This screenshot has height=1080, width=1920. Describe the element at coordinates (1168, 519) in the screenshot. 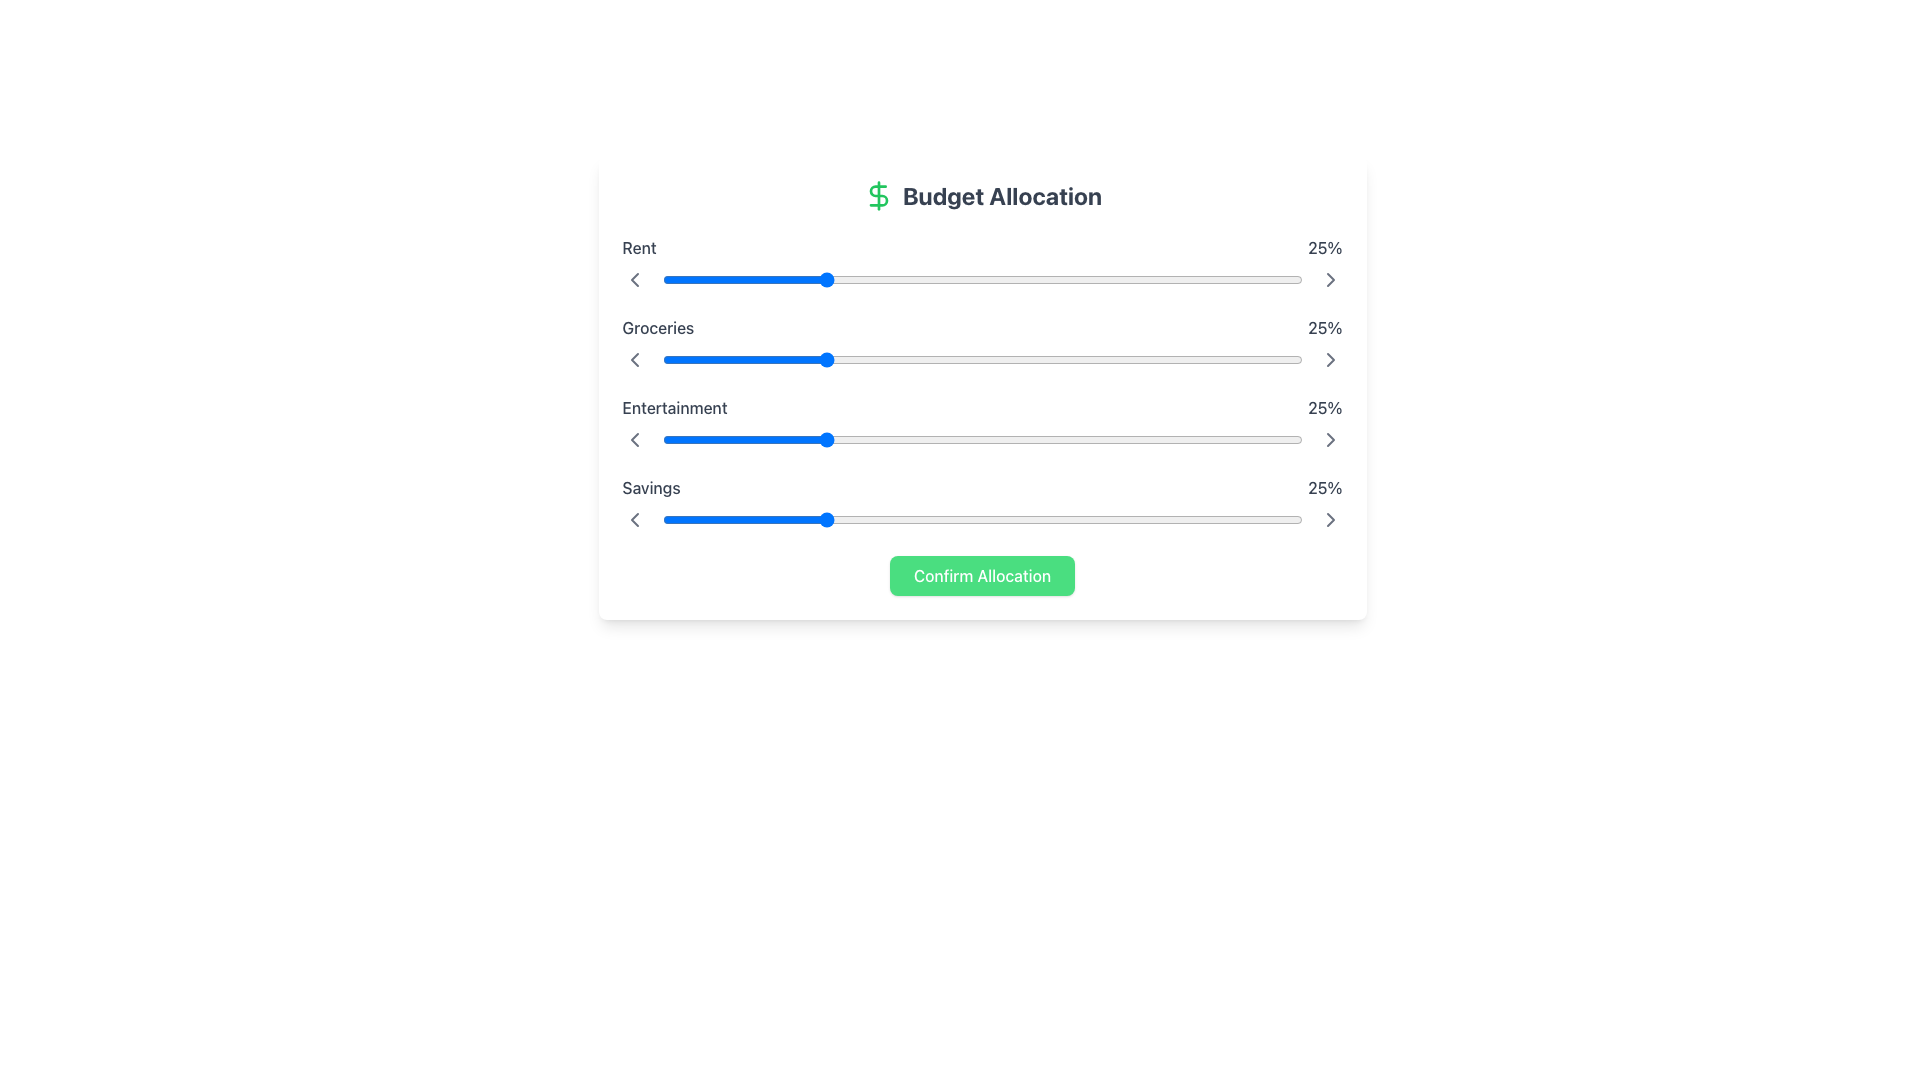

I see `the slider value` at that location.